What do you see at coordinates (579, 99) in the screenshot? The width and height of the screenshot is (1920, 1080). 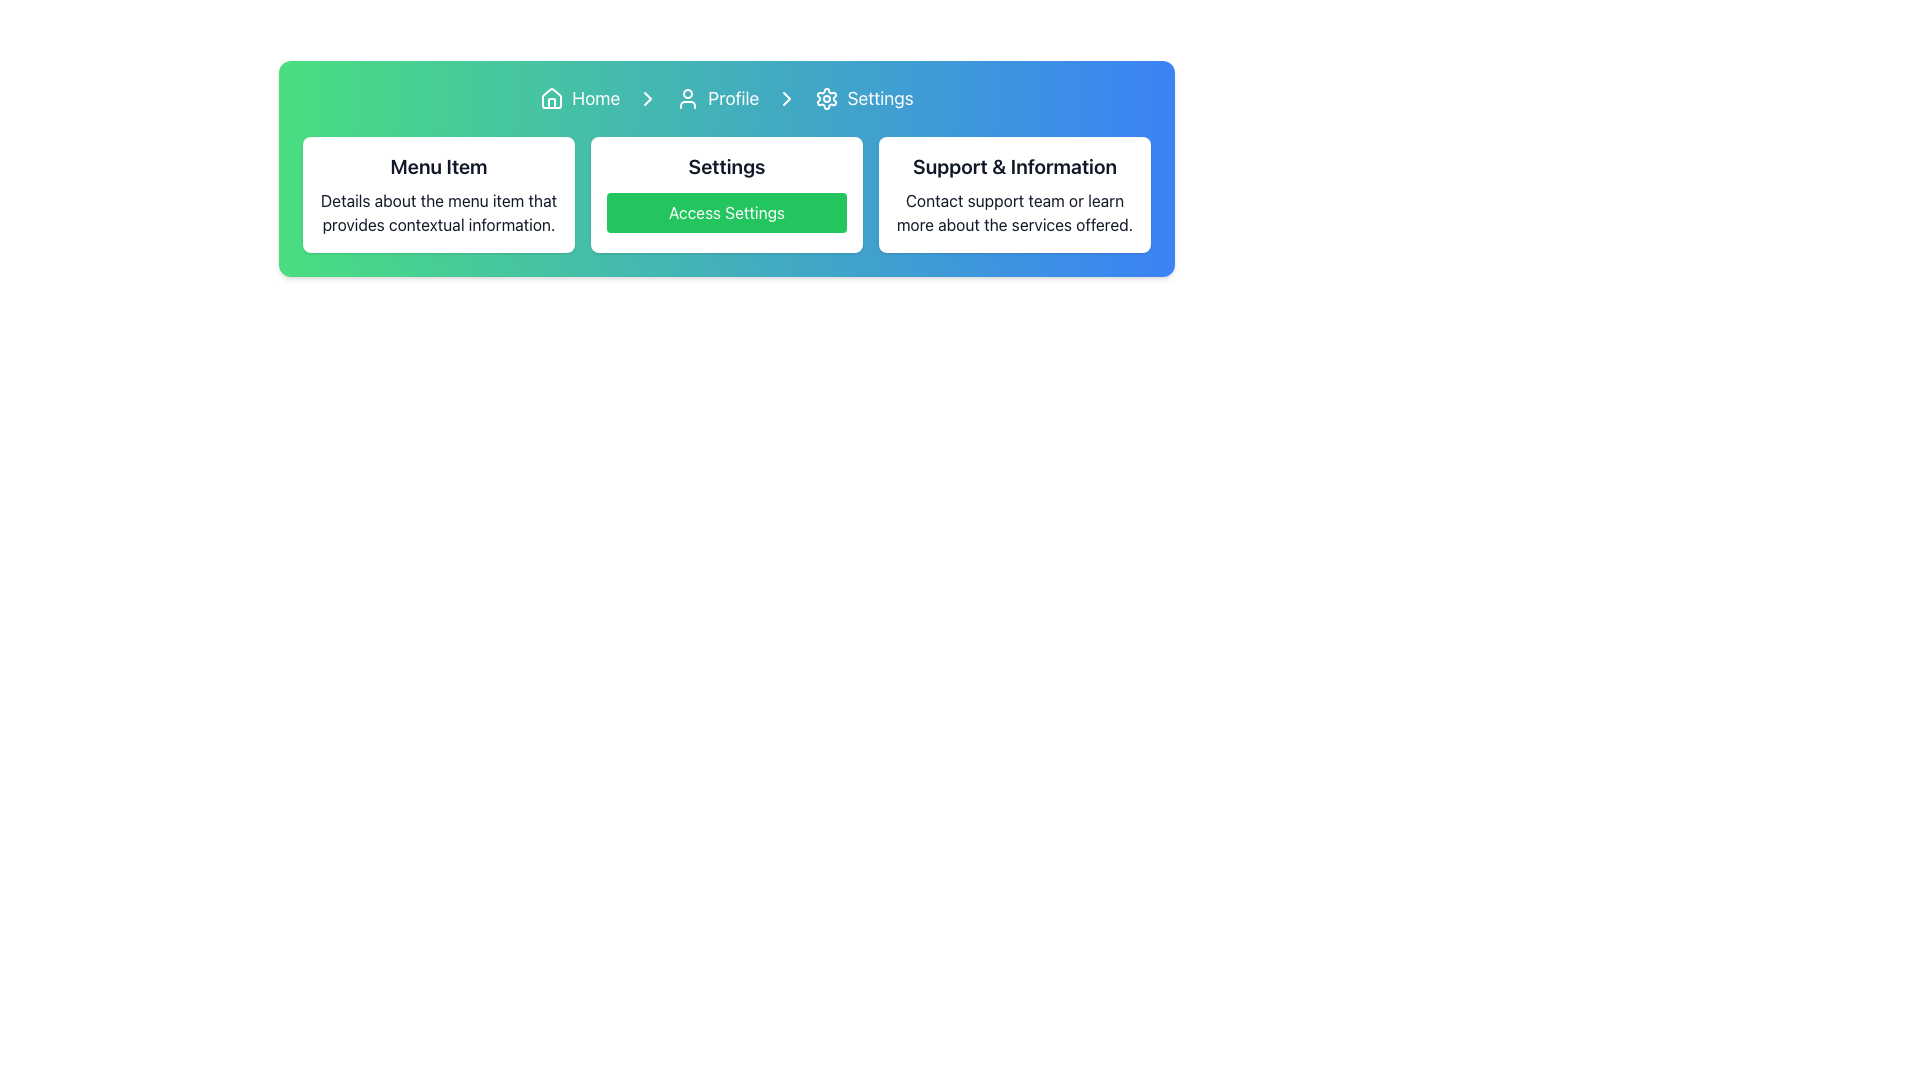 I see `the breadcrumb navigation item labeled 'Home'` at bounding box center [579, 99].